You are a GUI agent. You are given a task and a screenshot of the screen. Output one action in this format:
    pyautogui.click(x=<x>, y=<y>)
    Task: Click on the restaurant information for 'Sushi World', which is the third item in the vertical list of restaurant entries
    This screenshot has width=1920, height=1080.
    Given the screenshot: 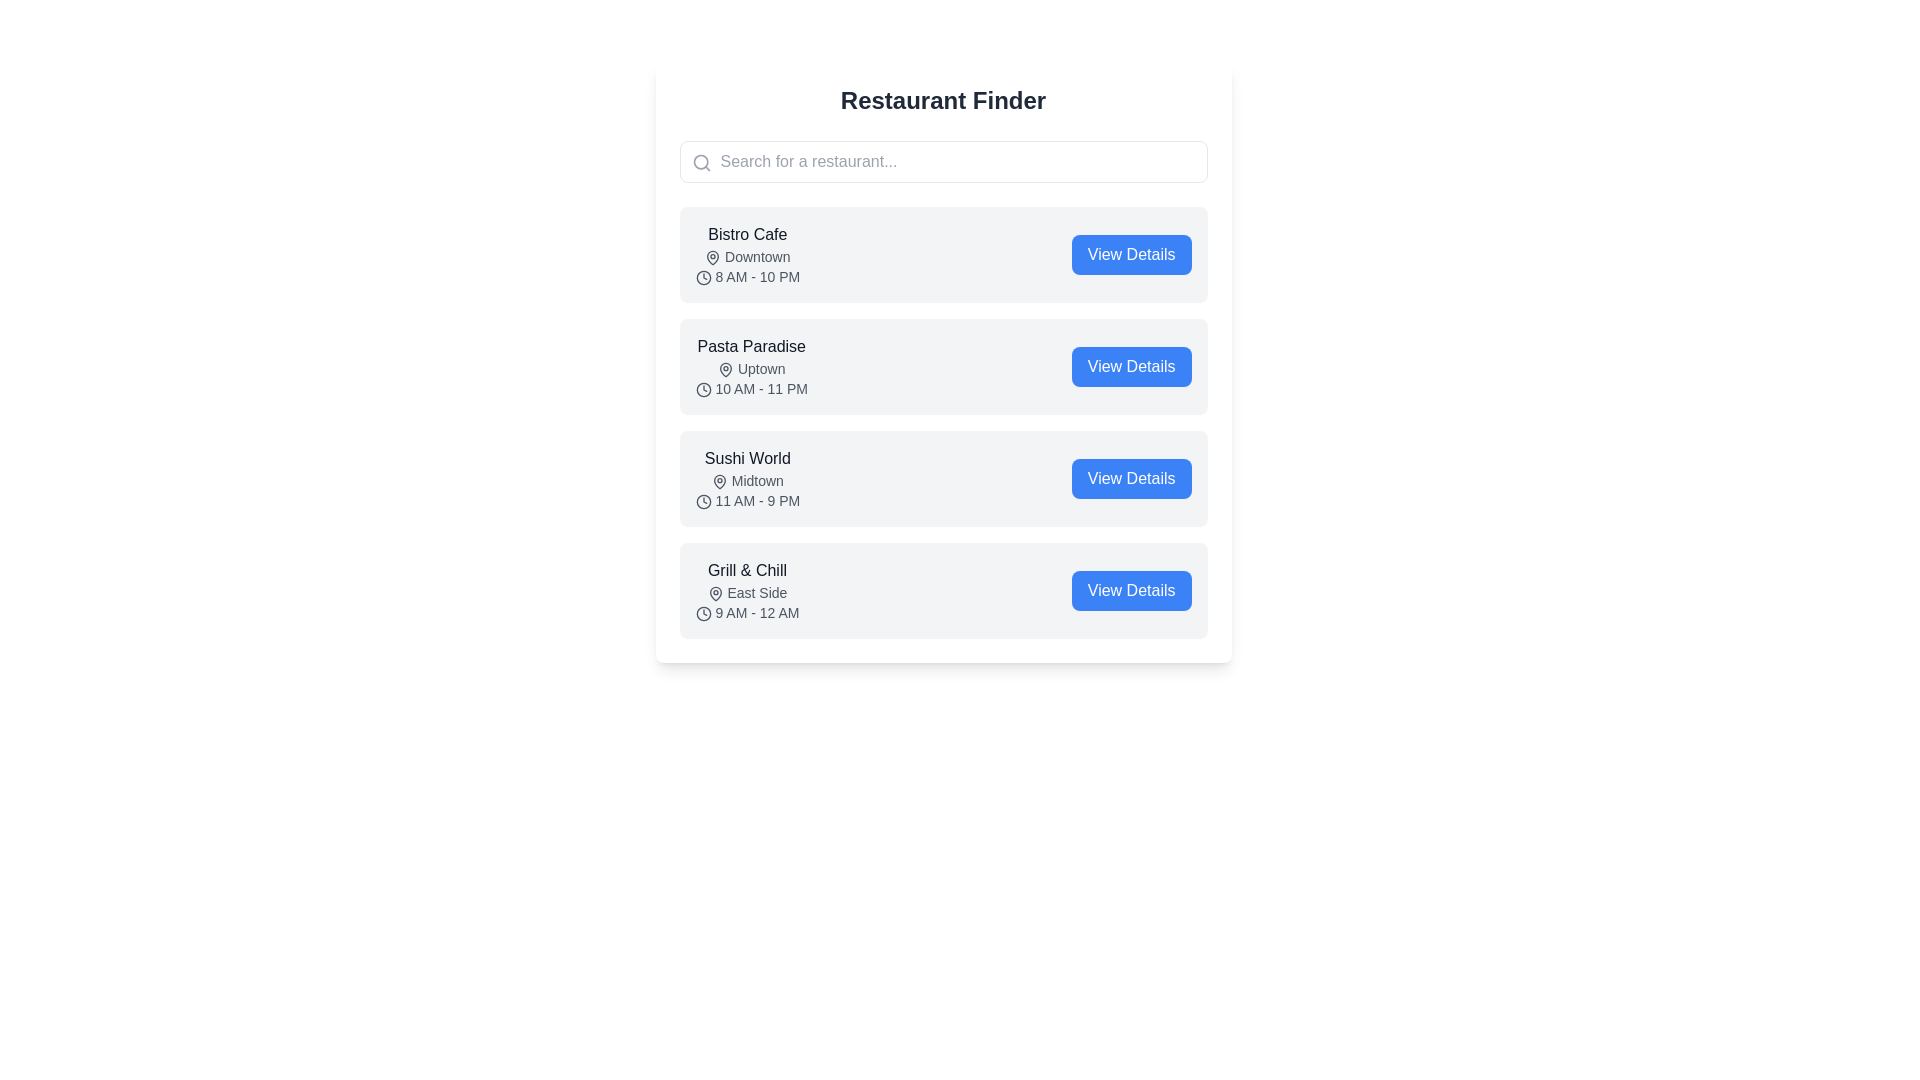 What is the action you would take?
    pyautogui.click(x=942, y=478)
    